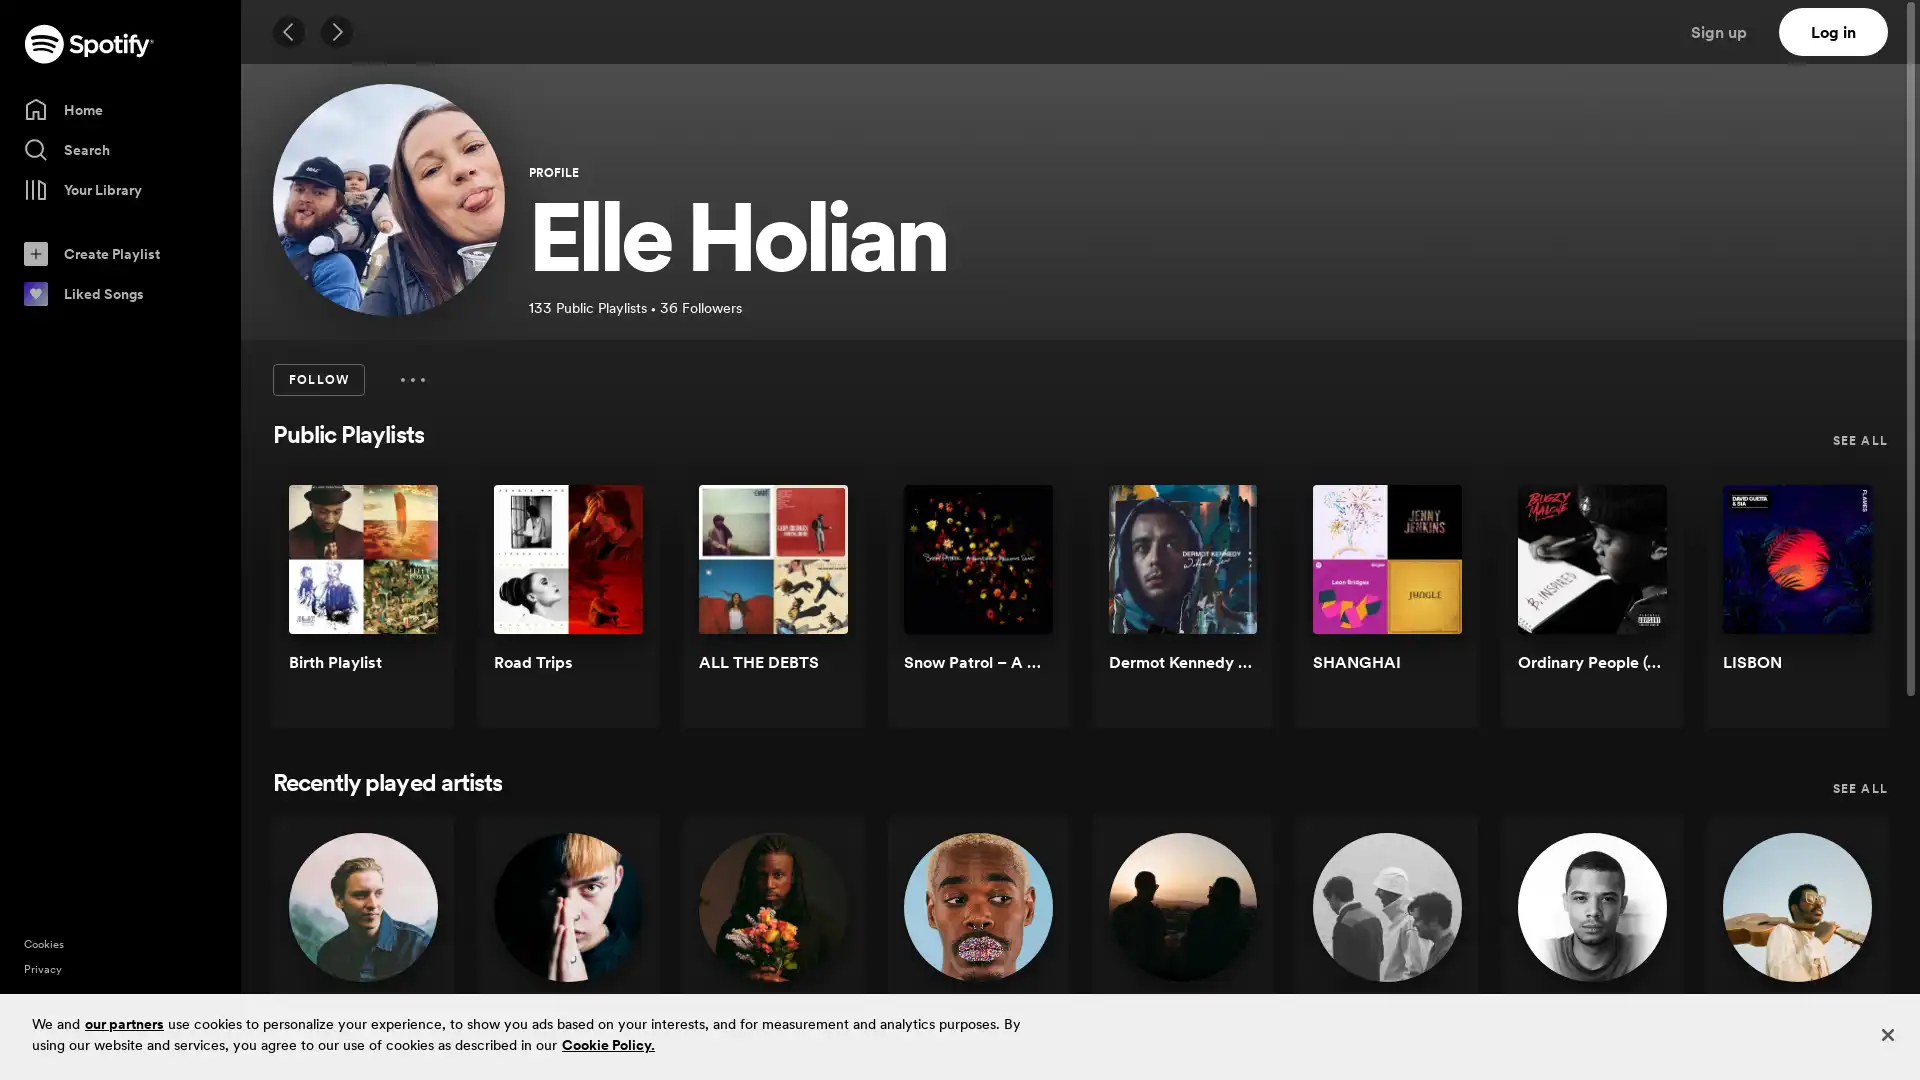 The height and width of the screenshot is (1080, 1920). I want to click on Play Raleigh Ritchie, so click(1635, 955).